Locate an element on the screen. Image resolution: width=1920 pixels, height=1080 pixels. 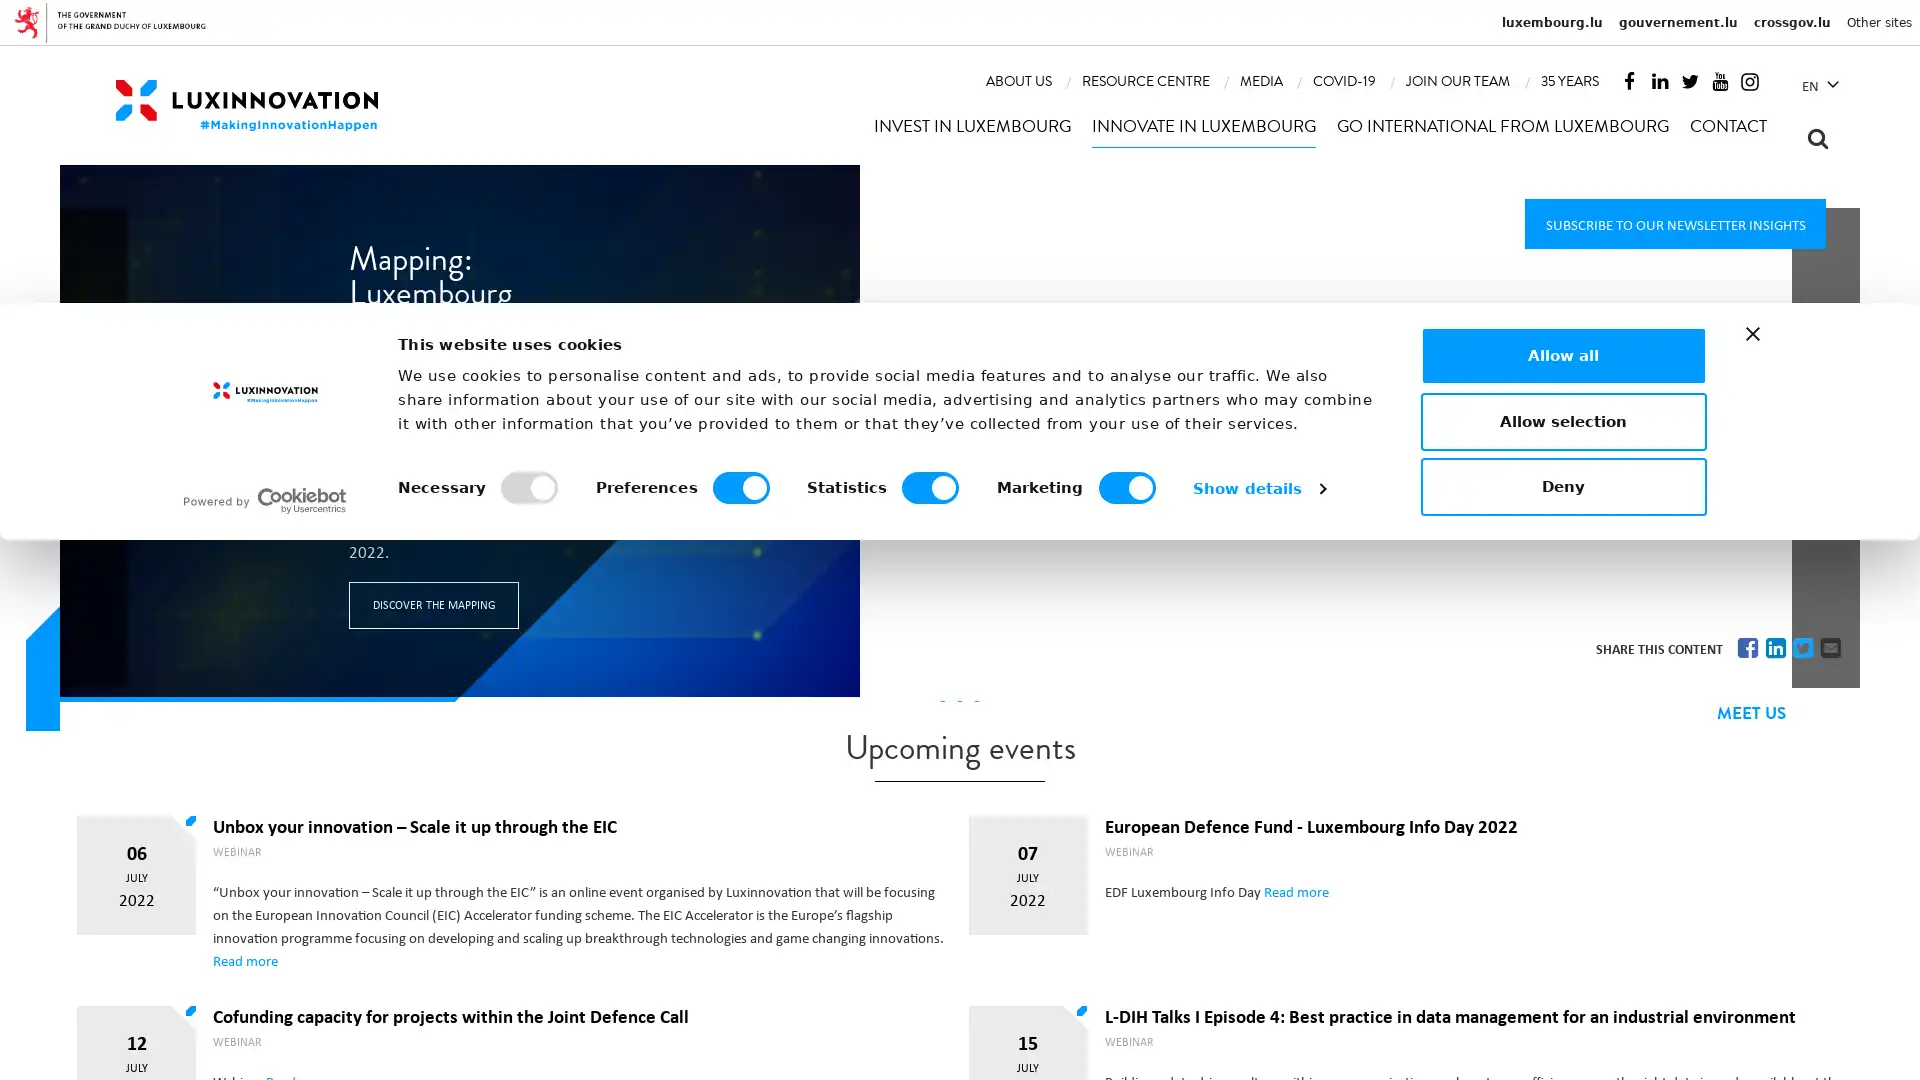
Close banner is located at coordinates (1751, 873).